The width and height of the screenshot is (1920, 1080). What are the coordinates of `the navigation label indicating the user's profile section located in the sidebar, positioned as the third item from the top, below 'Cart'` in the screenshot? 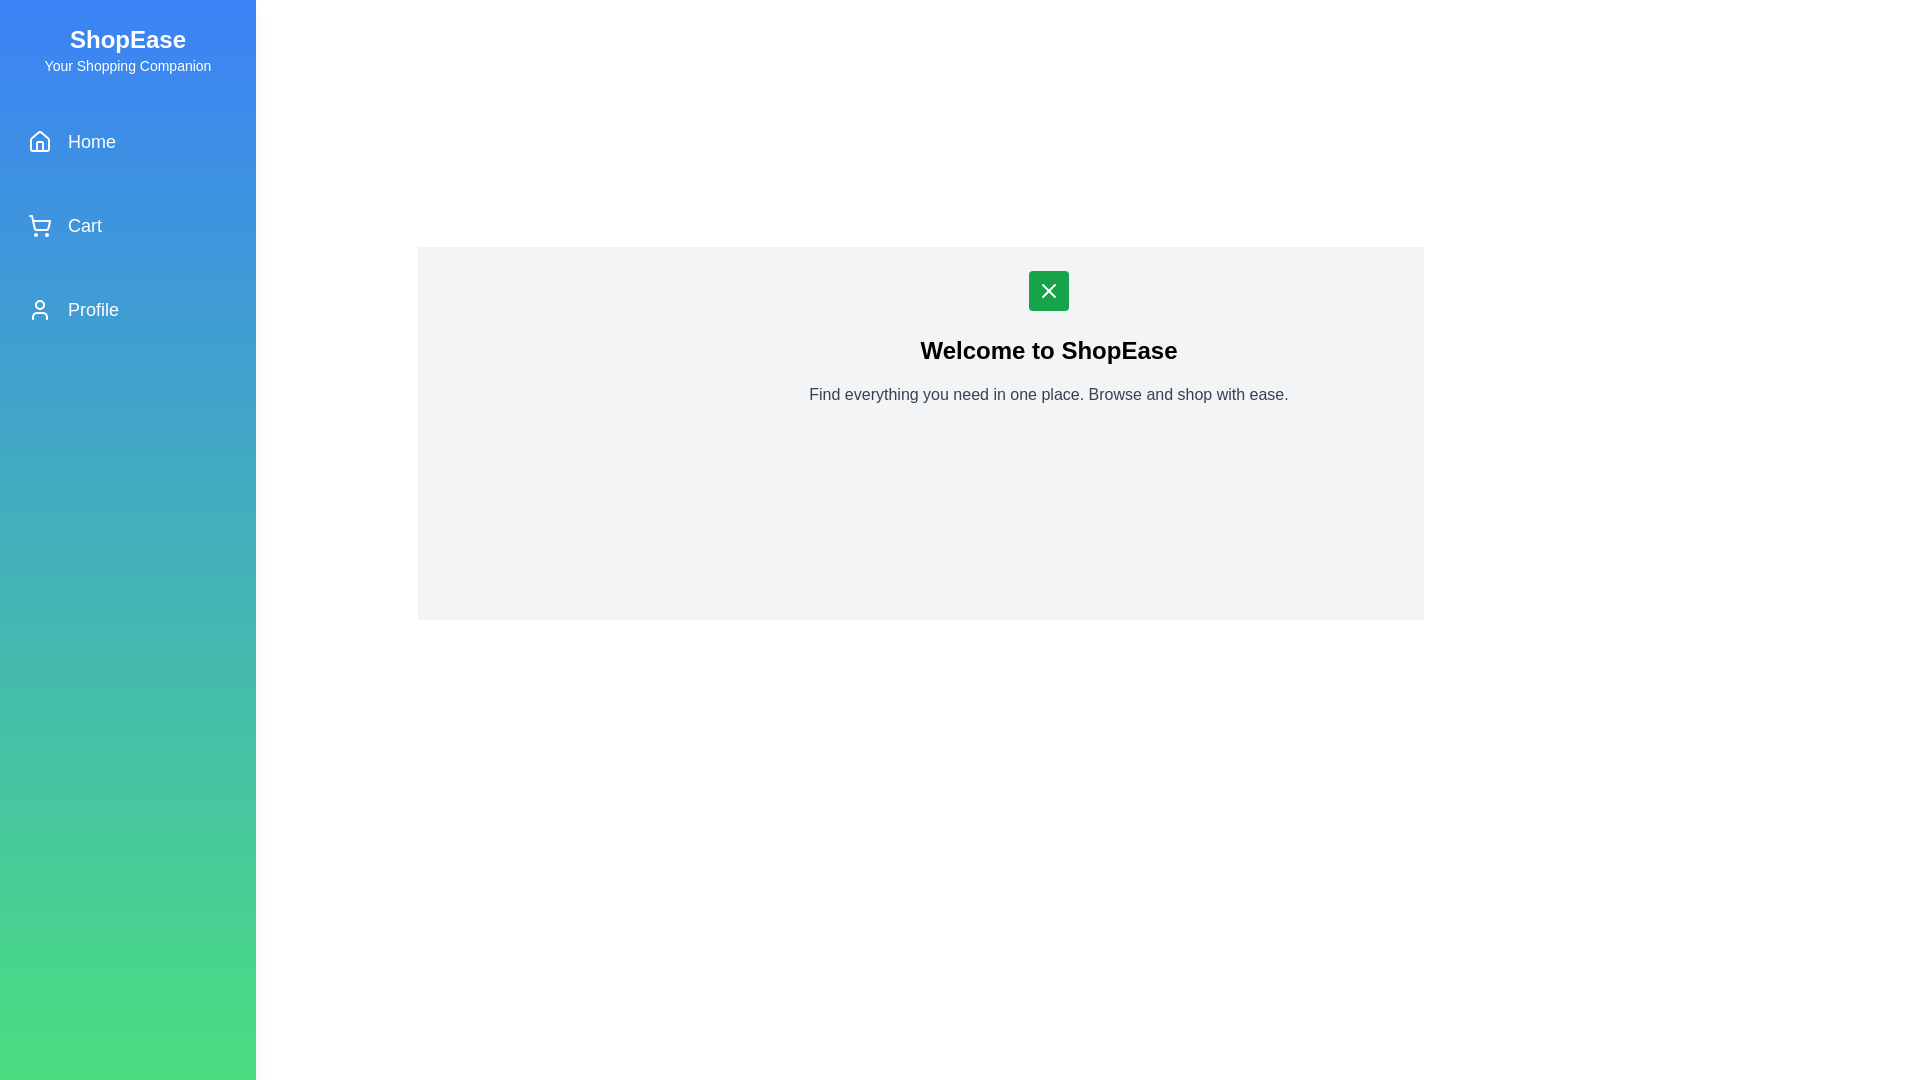 It's located at (92, 309).